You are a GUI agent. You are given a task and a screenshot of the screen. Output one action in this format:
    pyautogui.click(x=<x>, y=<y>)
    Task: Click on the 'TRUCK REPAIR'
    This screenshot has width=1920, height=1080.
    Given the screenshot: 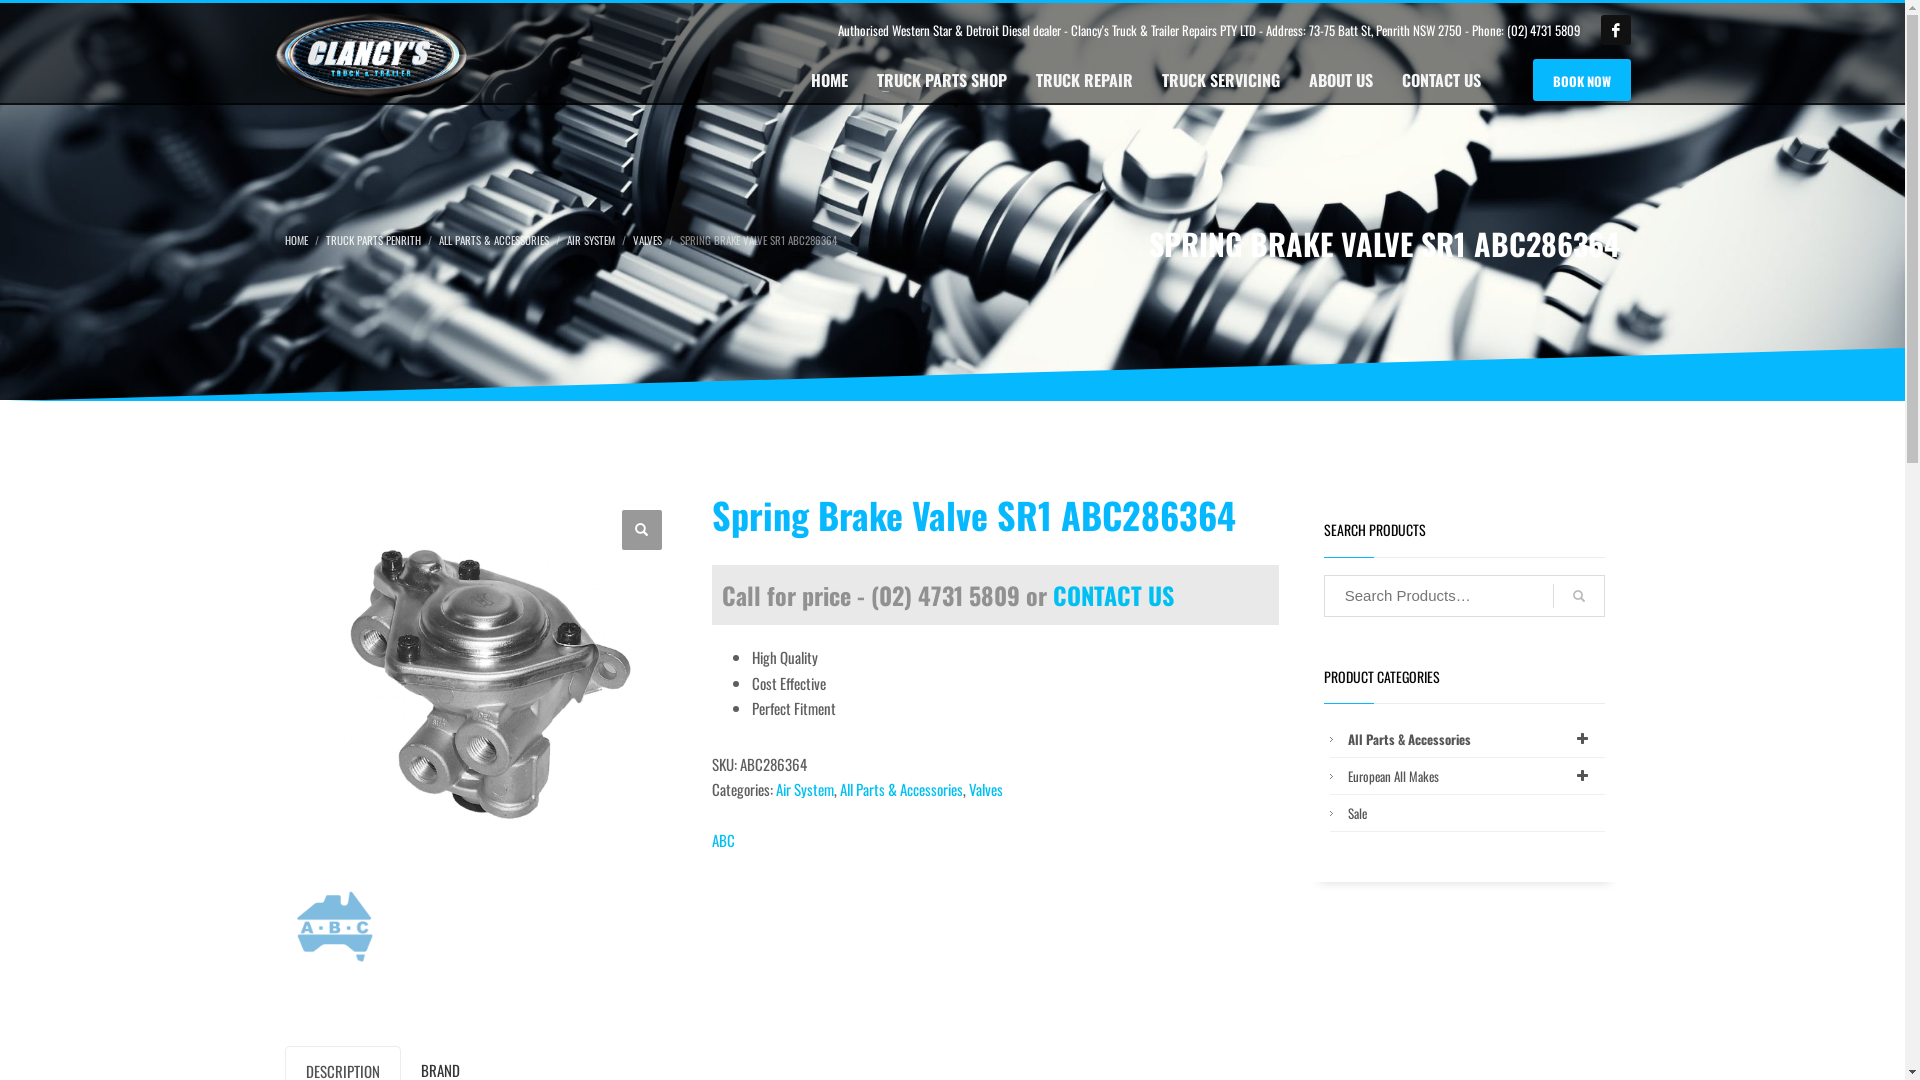 What is the action you would take?
    pyautogui.click(x=1023, y=79)
    